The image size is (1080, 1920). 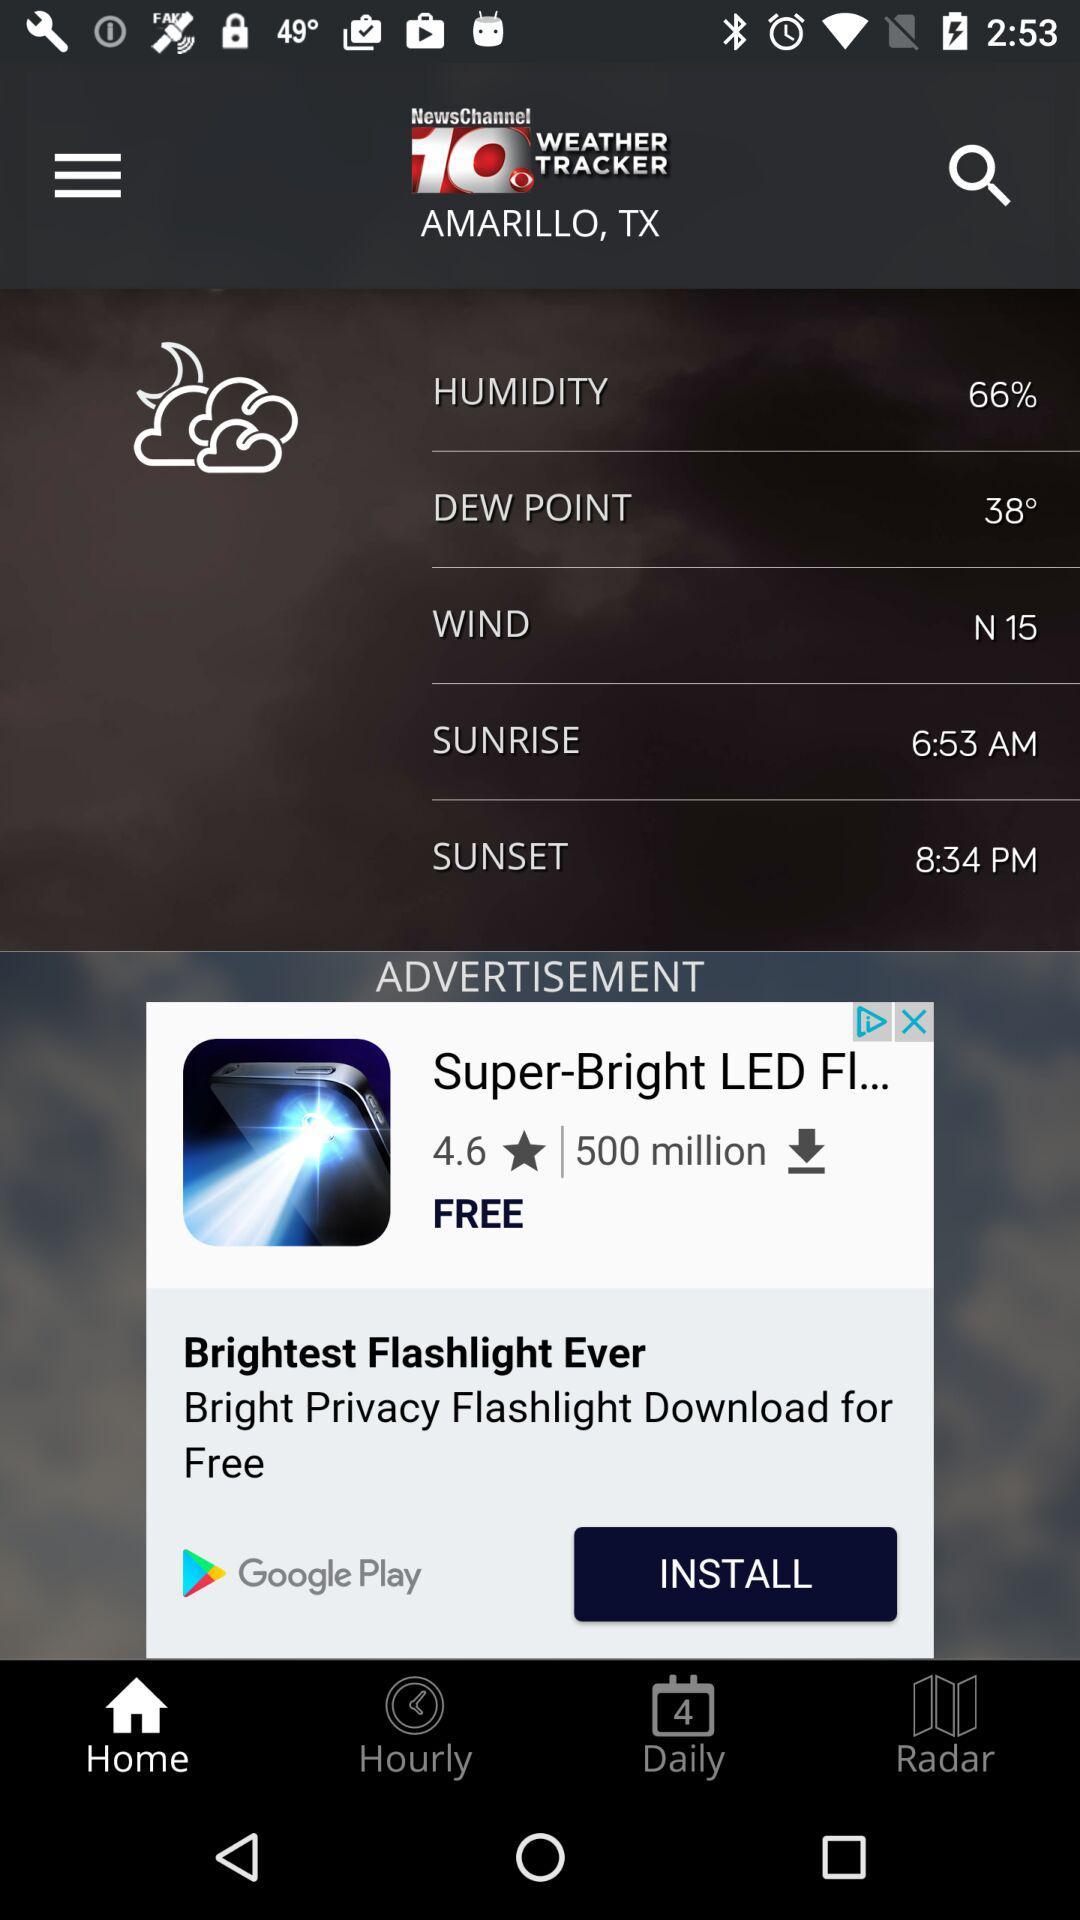 I want to click on install app, so click(x=540, y=1330).